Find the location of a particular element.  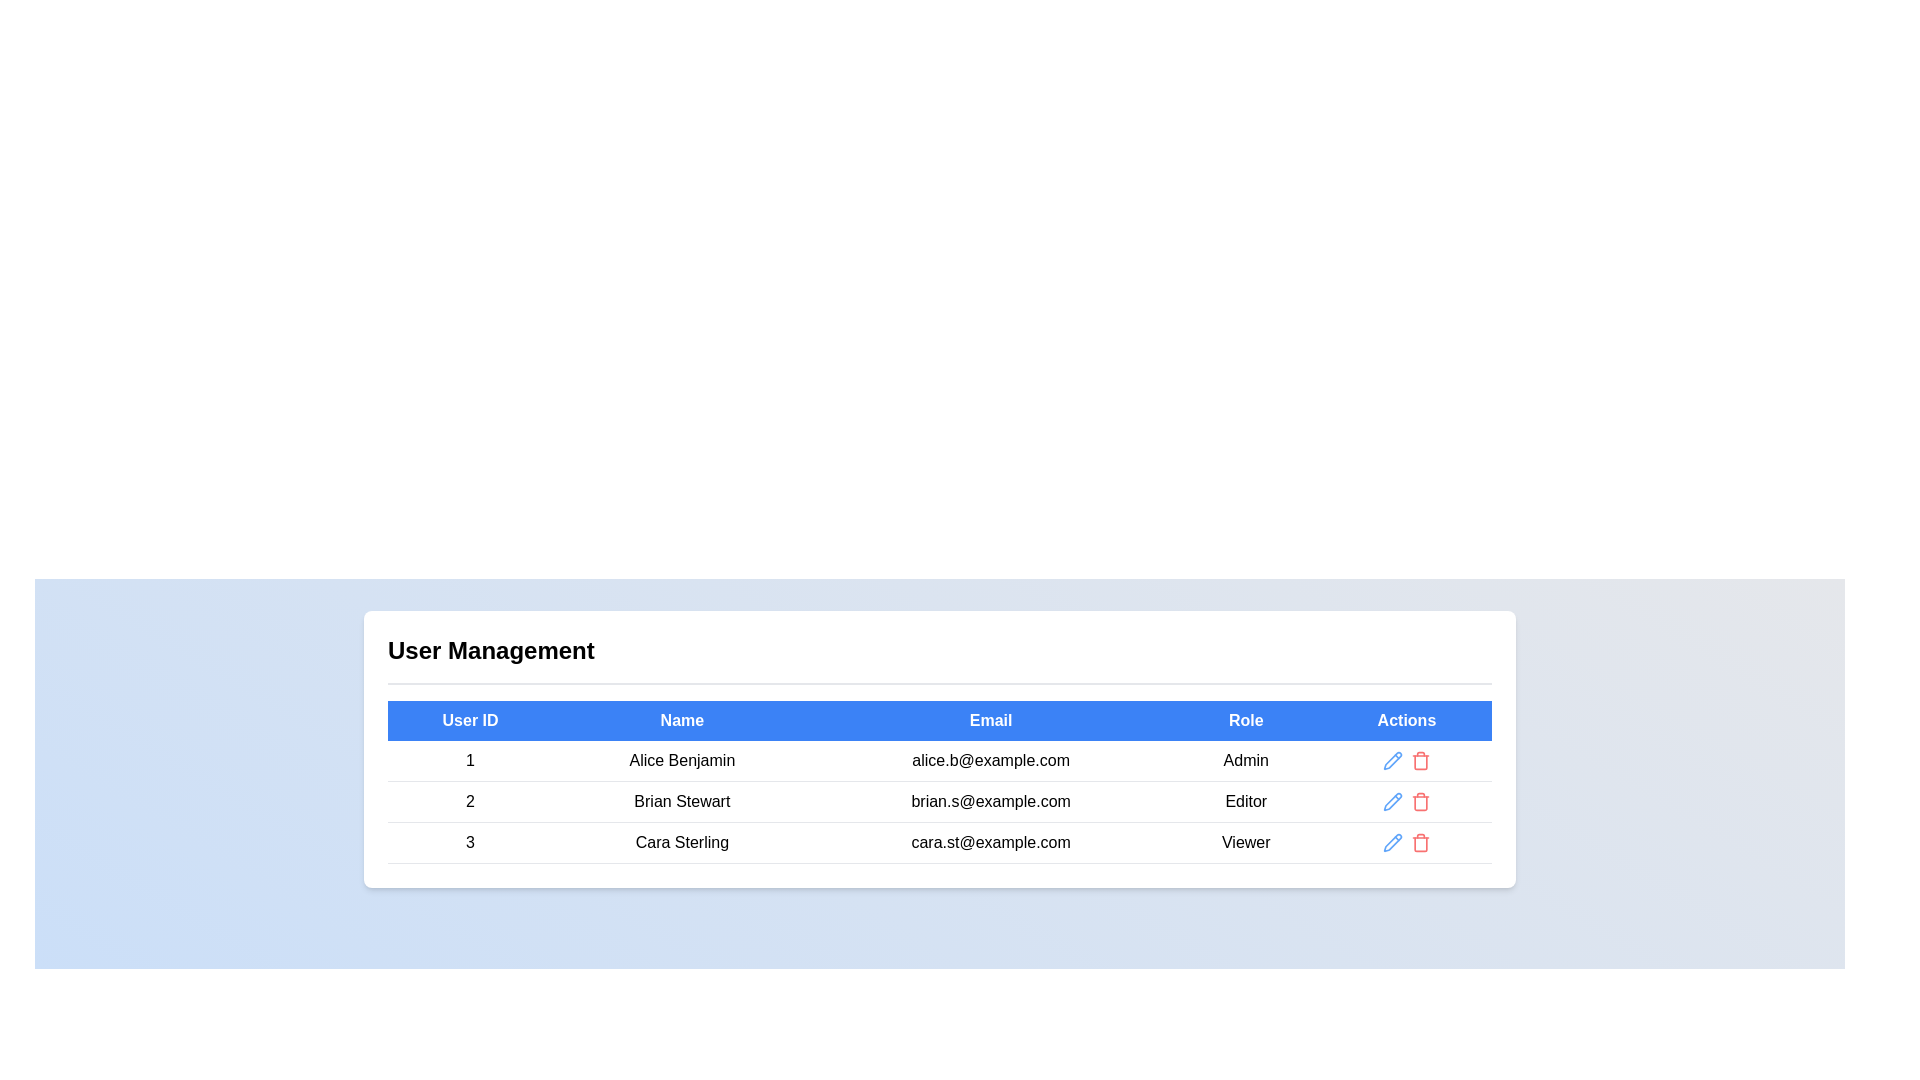

the static text label displaying the email address 'alice.b@example.com' located in the 'User Management' table, which is in the third column of the first row is located at coordinates (991, 761).